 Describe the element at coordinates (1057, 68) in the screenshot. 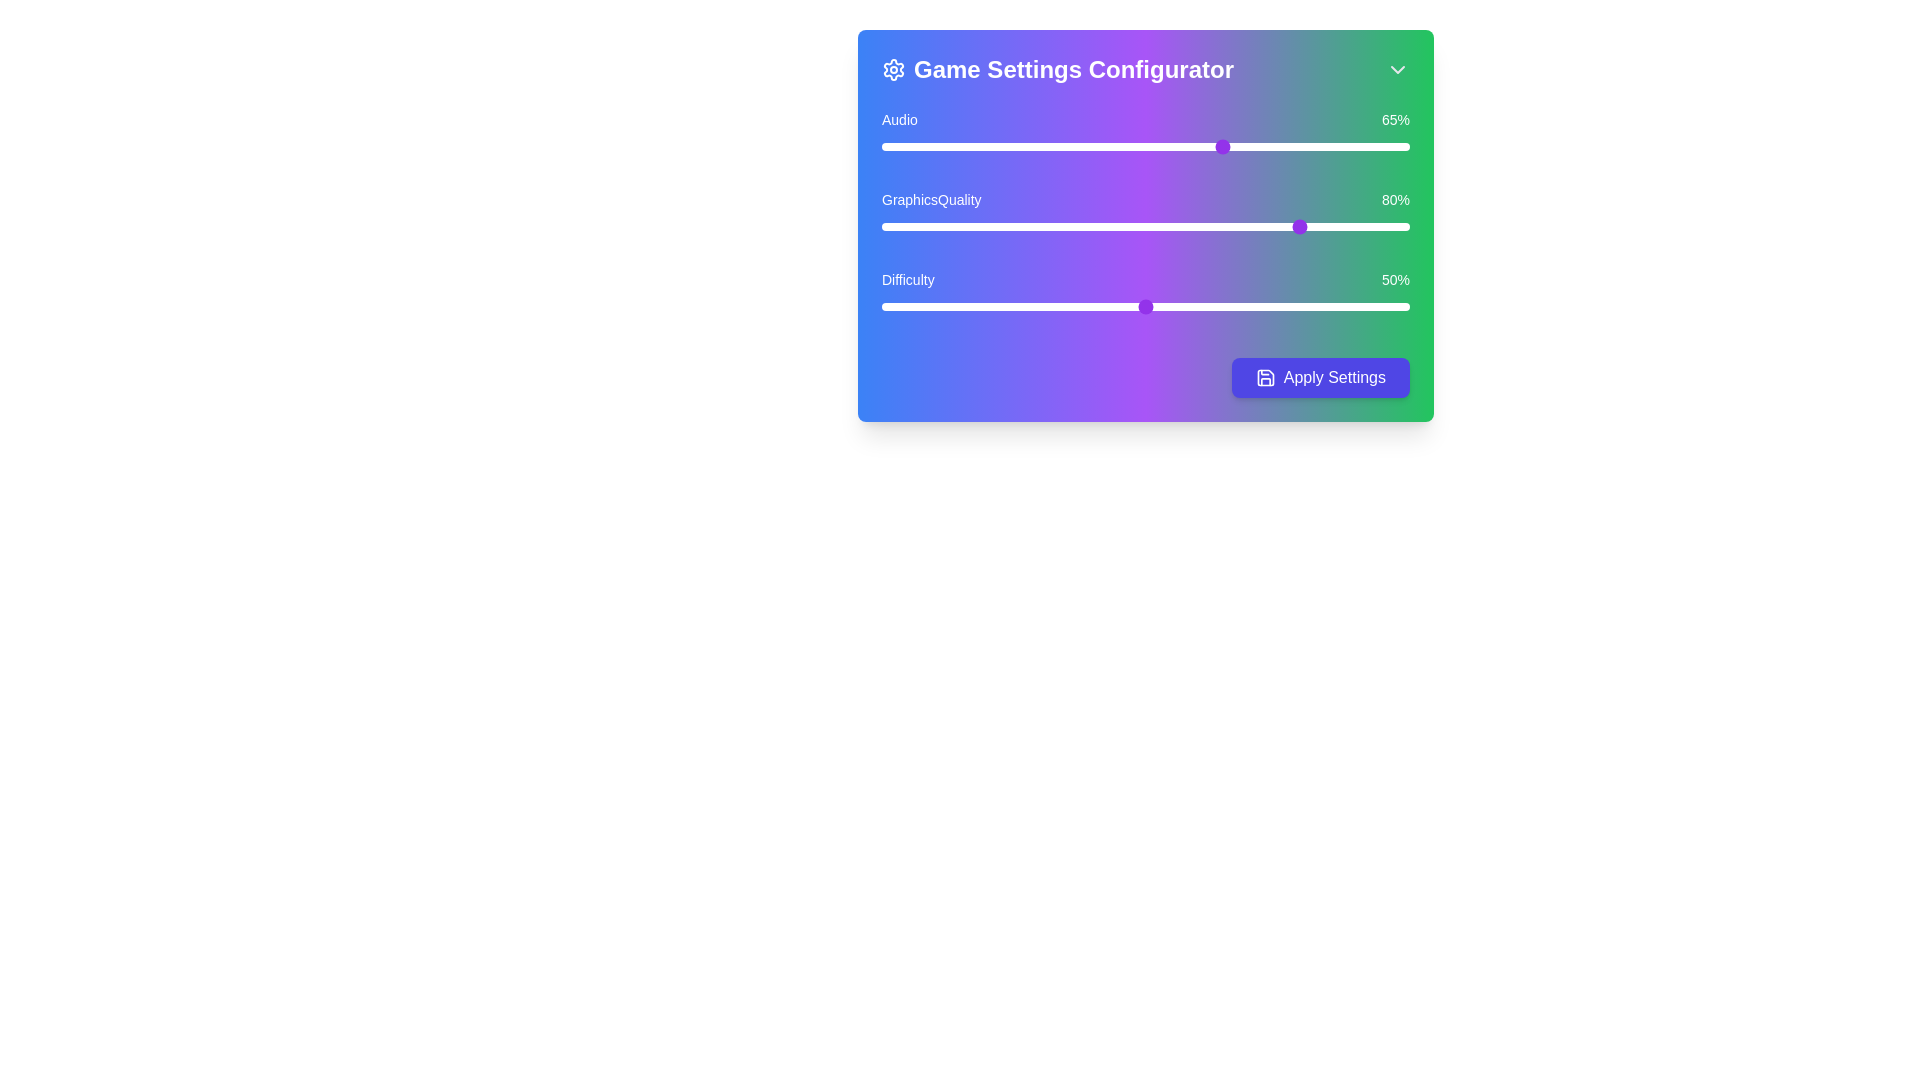

I see `the label indicating the title of the settings panel, which is the 'Game Settings Configurator'` at that location.